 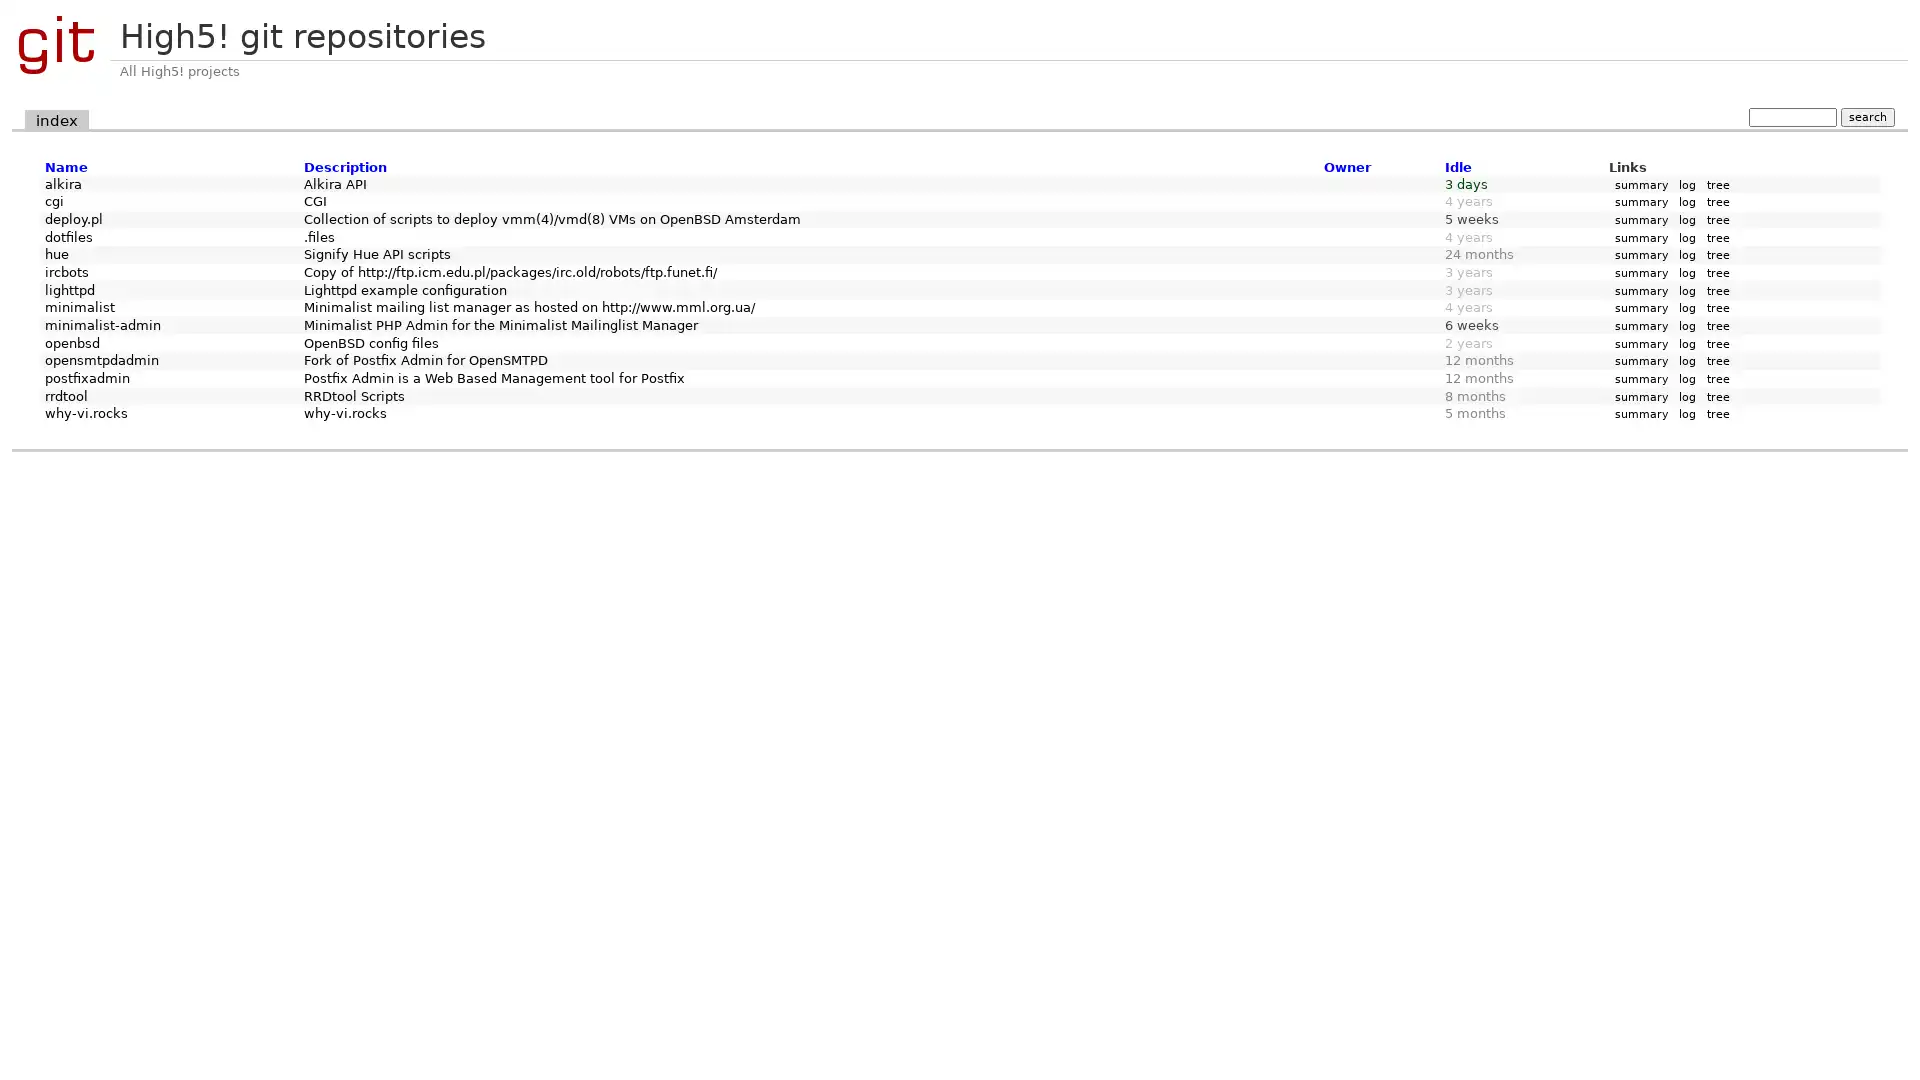 I want to click on search, so click(x=1866, y=116).